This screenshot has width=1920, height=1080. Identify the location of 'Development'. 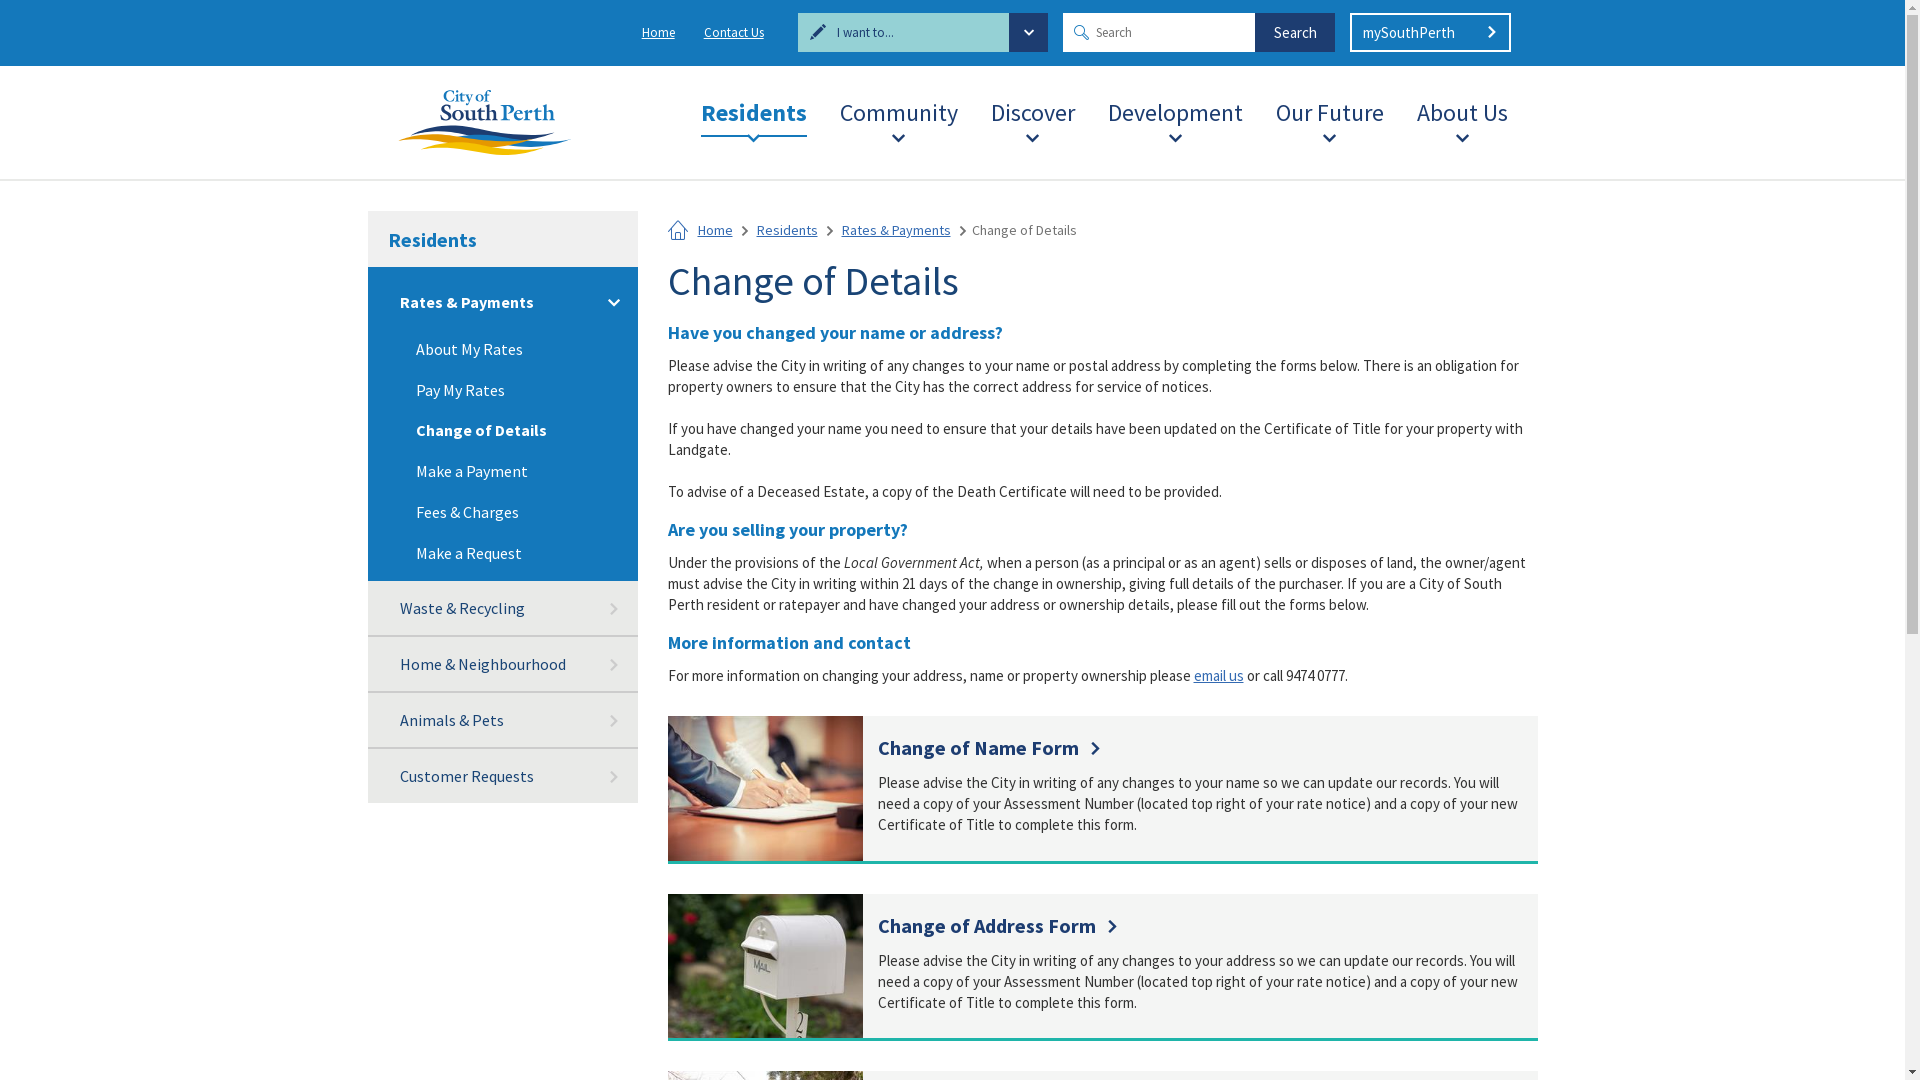
(1175, 108).